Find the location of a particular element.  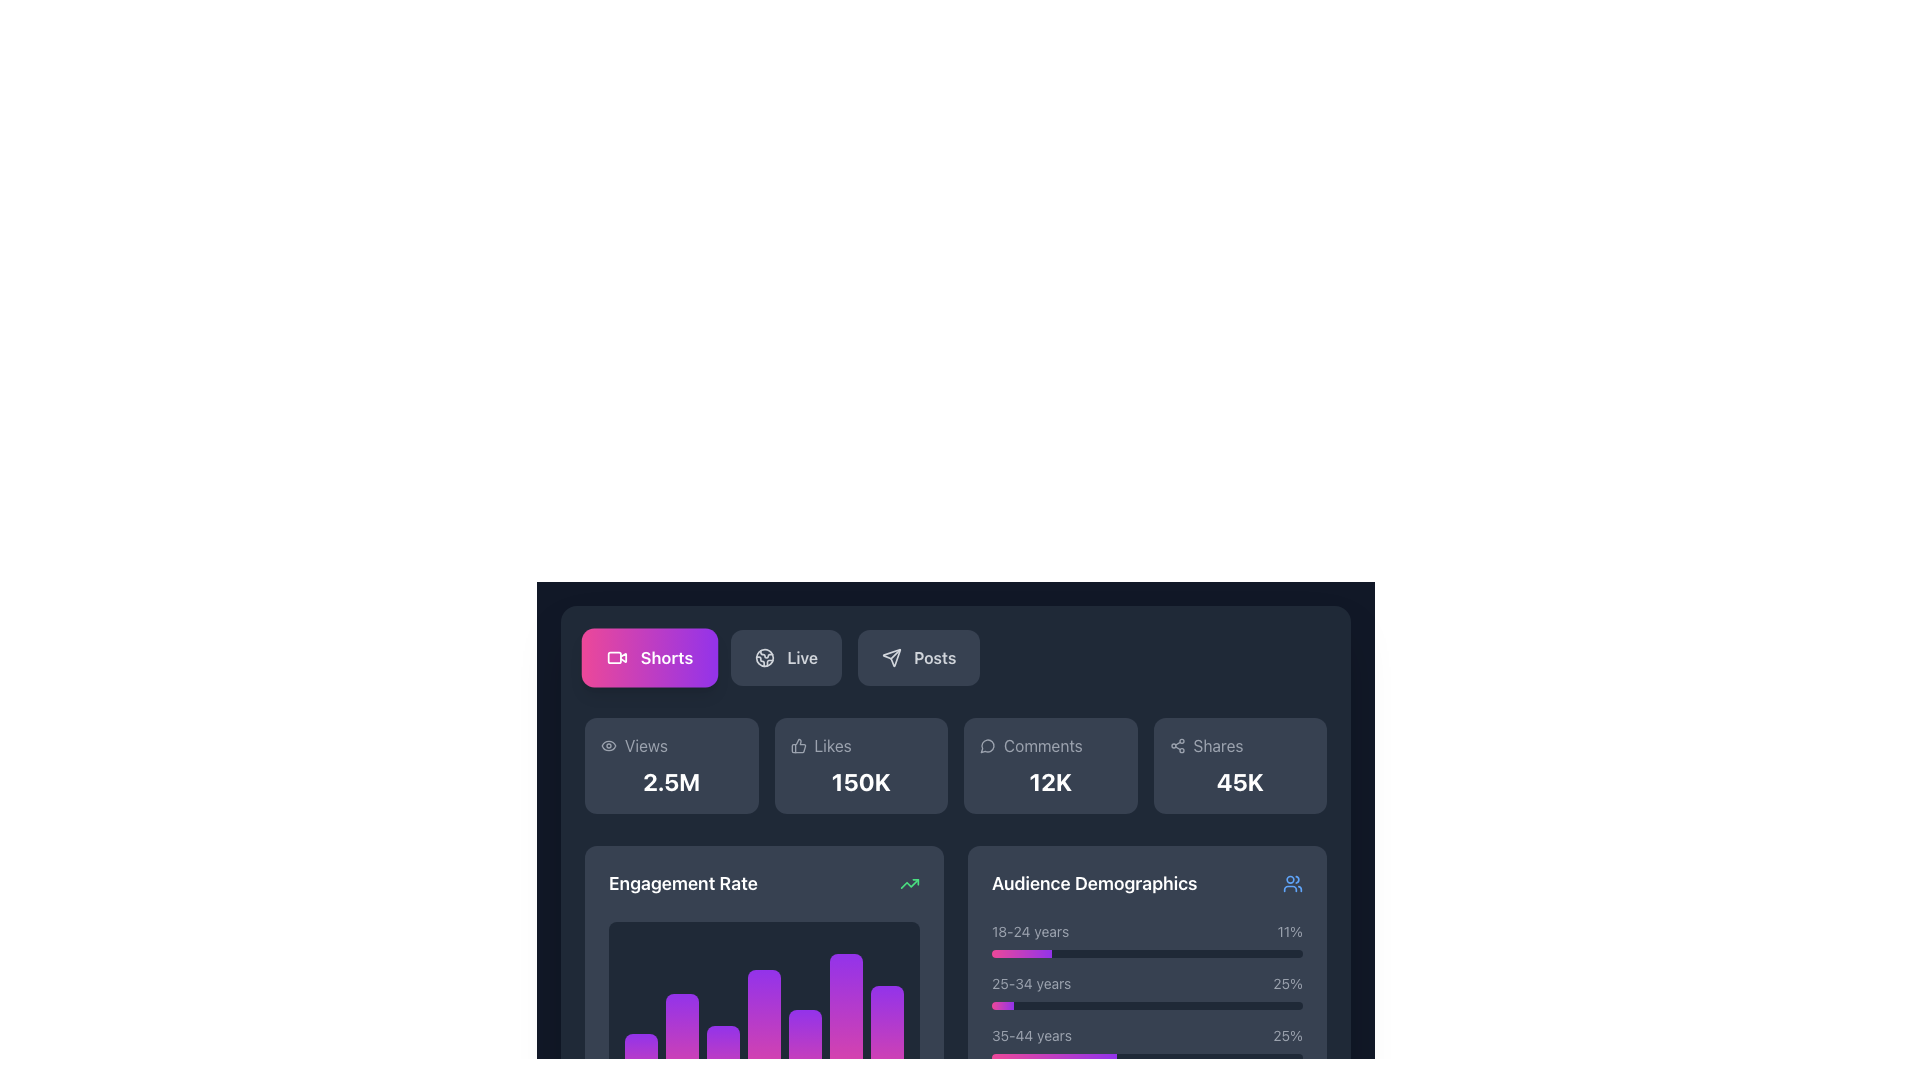

the progress indicated by the narrow horizontal progress bar located under the text '25-34 years' and '25%' in the 'Audience Demographics' section is located at coordinates (1147, 1006).